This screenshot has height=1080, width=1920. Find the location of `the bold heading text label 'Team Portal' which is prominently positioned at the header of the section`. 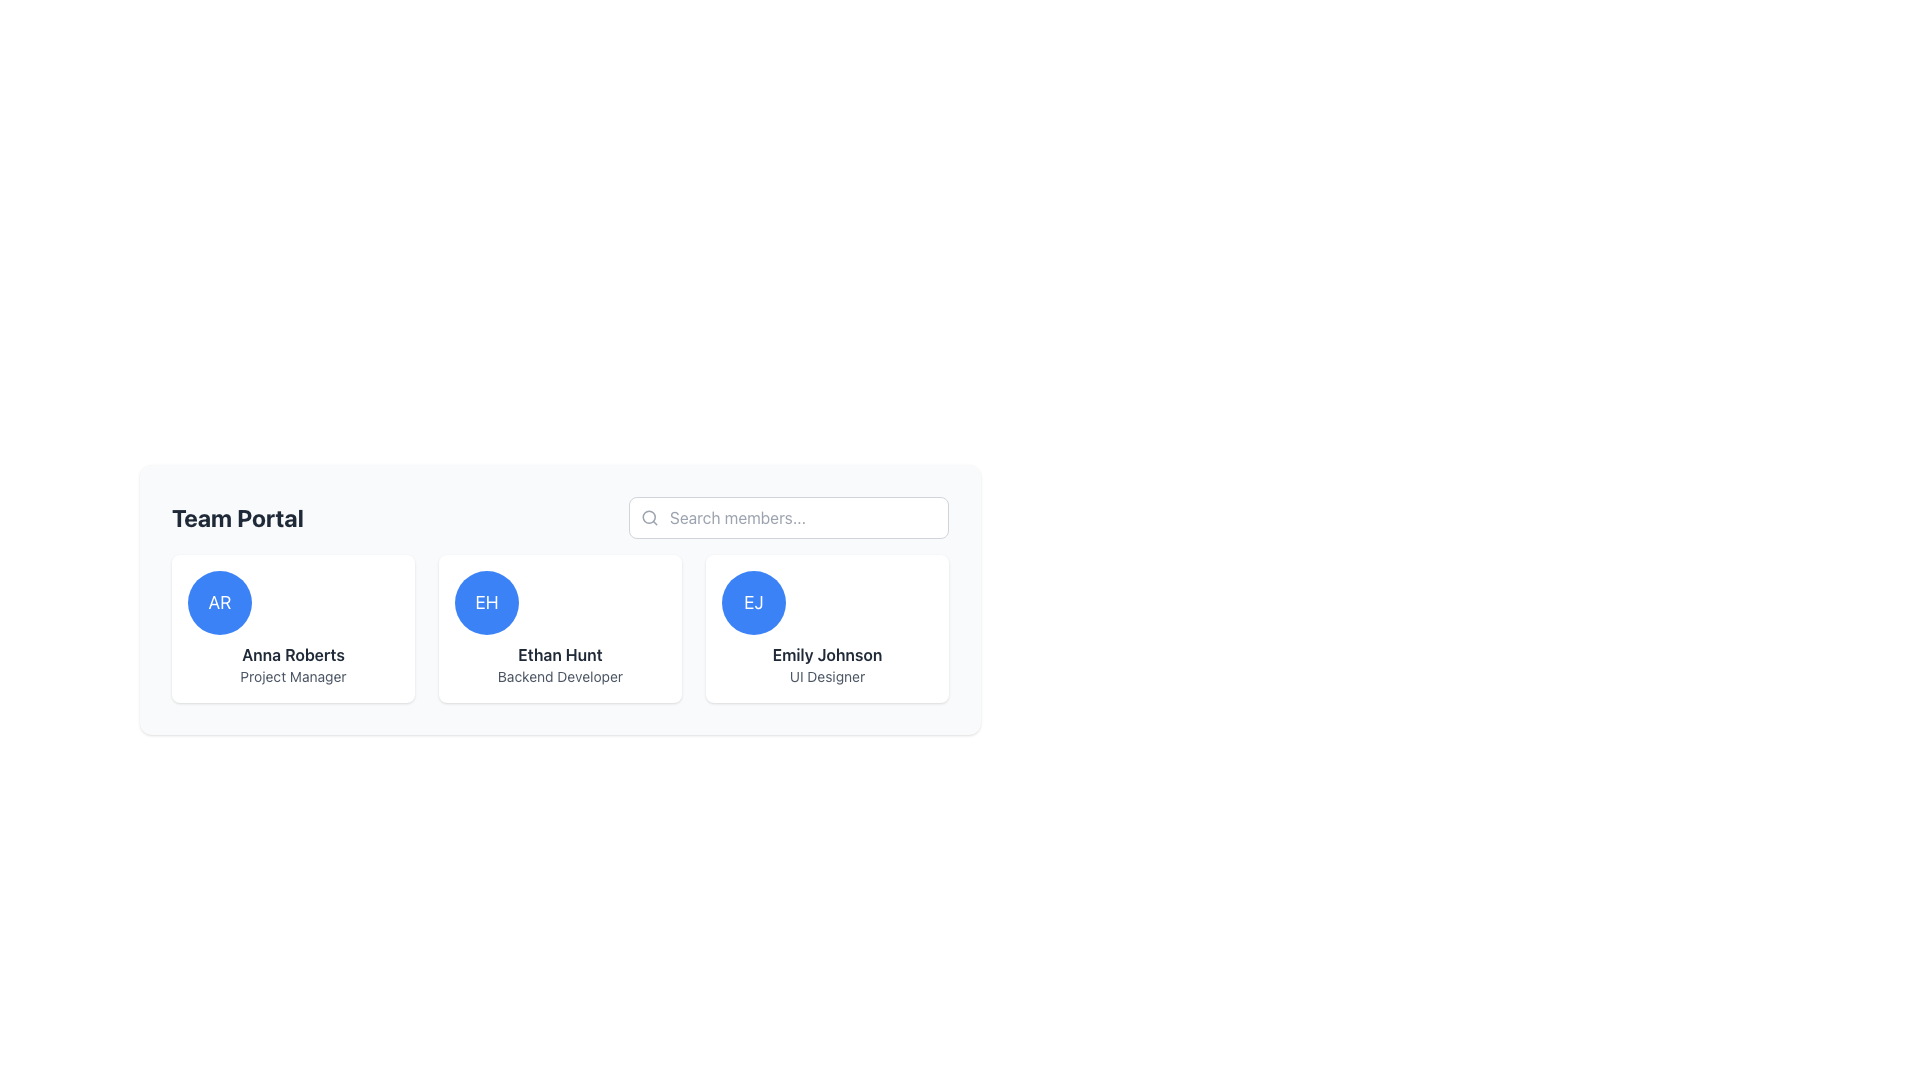

the bold heading text label 'Team Portal' which is prominently positioned at the header of the section is located at coordinates (237, 516).